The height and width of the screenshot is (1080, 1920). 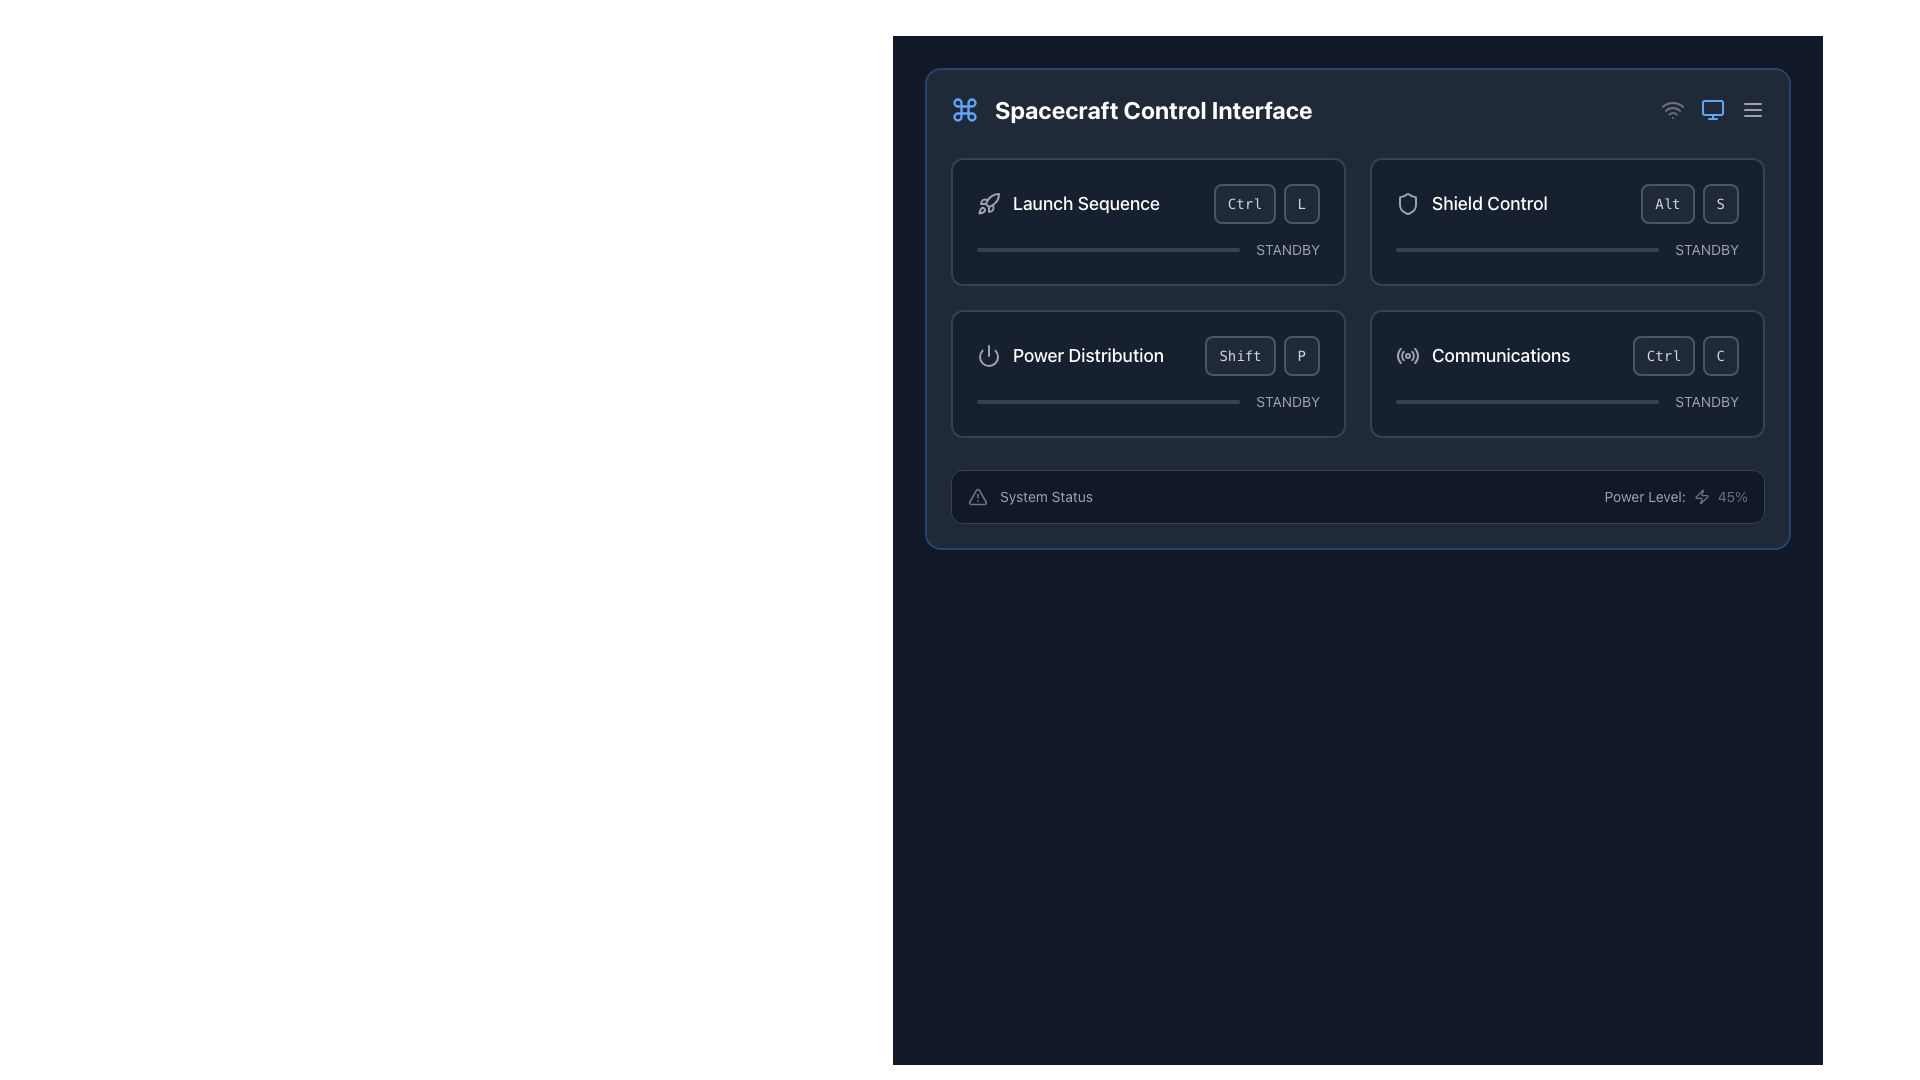 What do you see at coordinates (1700, 496) in the screenshot?
I see `the power indication icon located in the 'Power Level: 45%' section, positioned to the right of the text 'Power Level:' and preceding the numeric value '45%` at bounding box center [1700, 496].